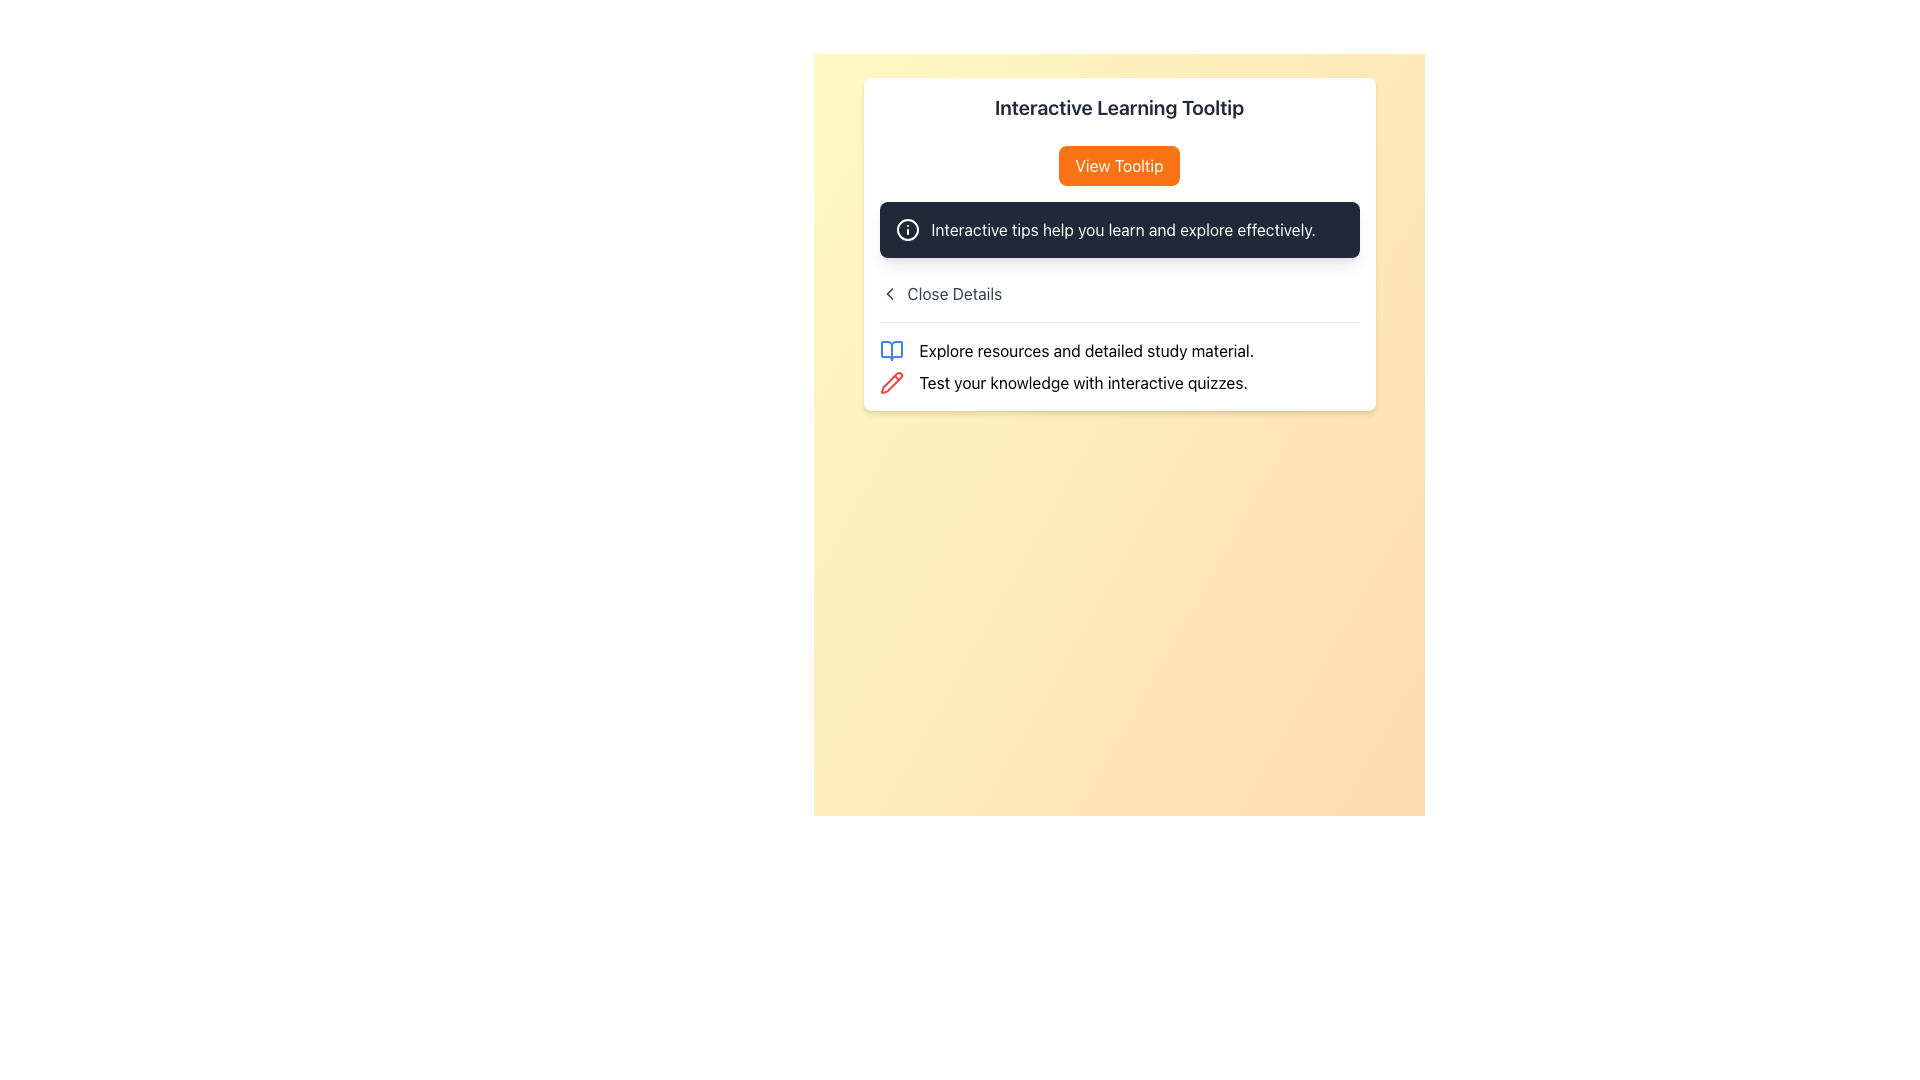 Image resolution: width=1920 pixels, height=1080 pixels. I want to click on the information icon located within the tooltip dialog, positioned to the left of the text 'Interactive tips help you learn and explore effectively.', so click(906, 229).